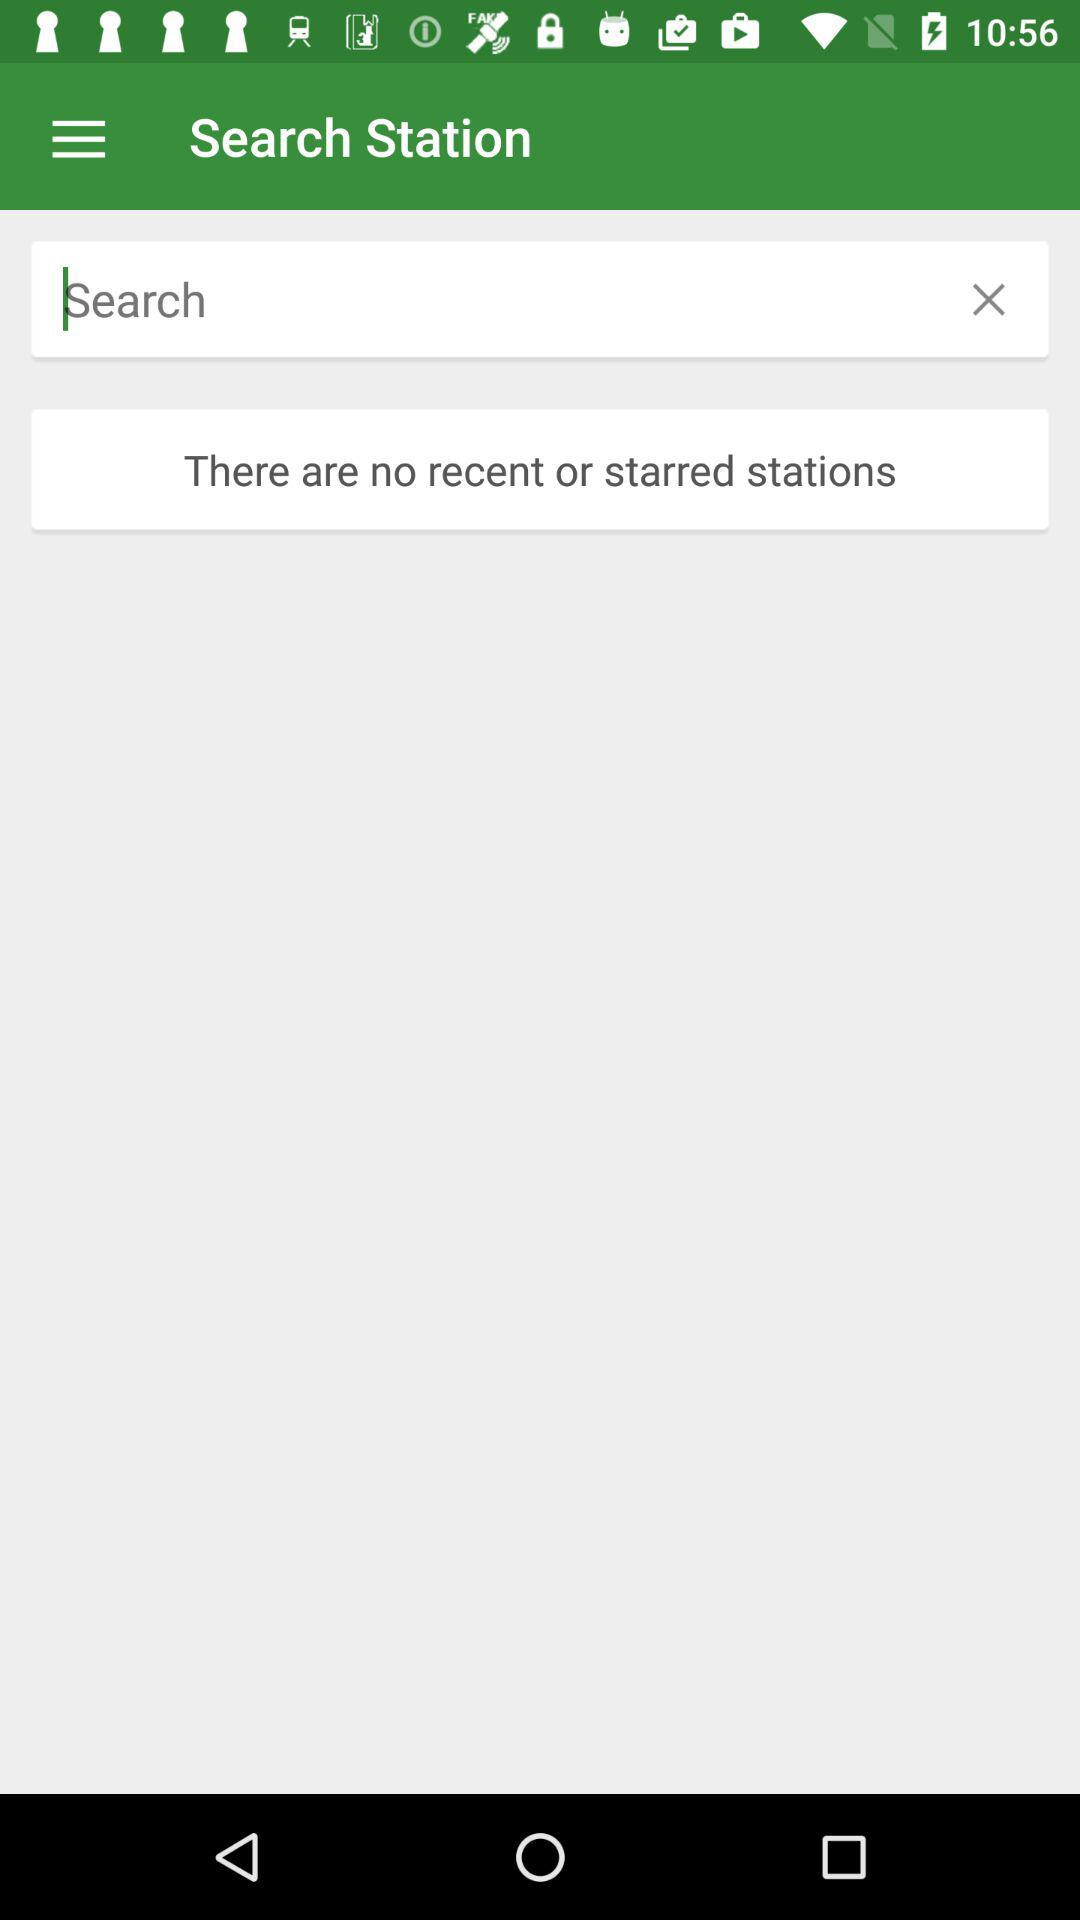 The image size is (1080, 1920). Describe the element at coordinates (480, 298) in the screenshot. I see `what to search` at that location.